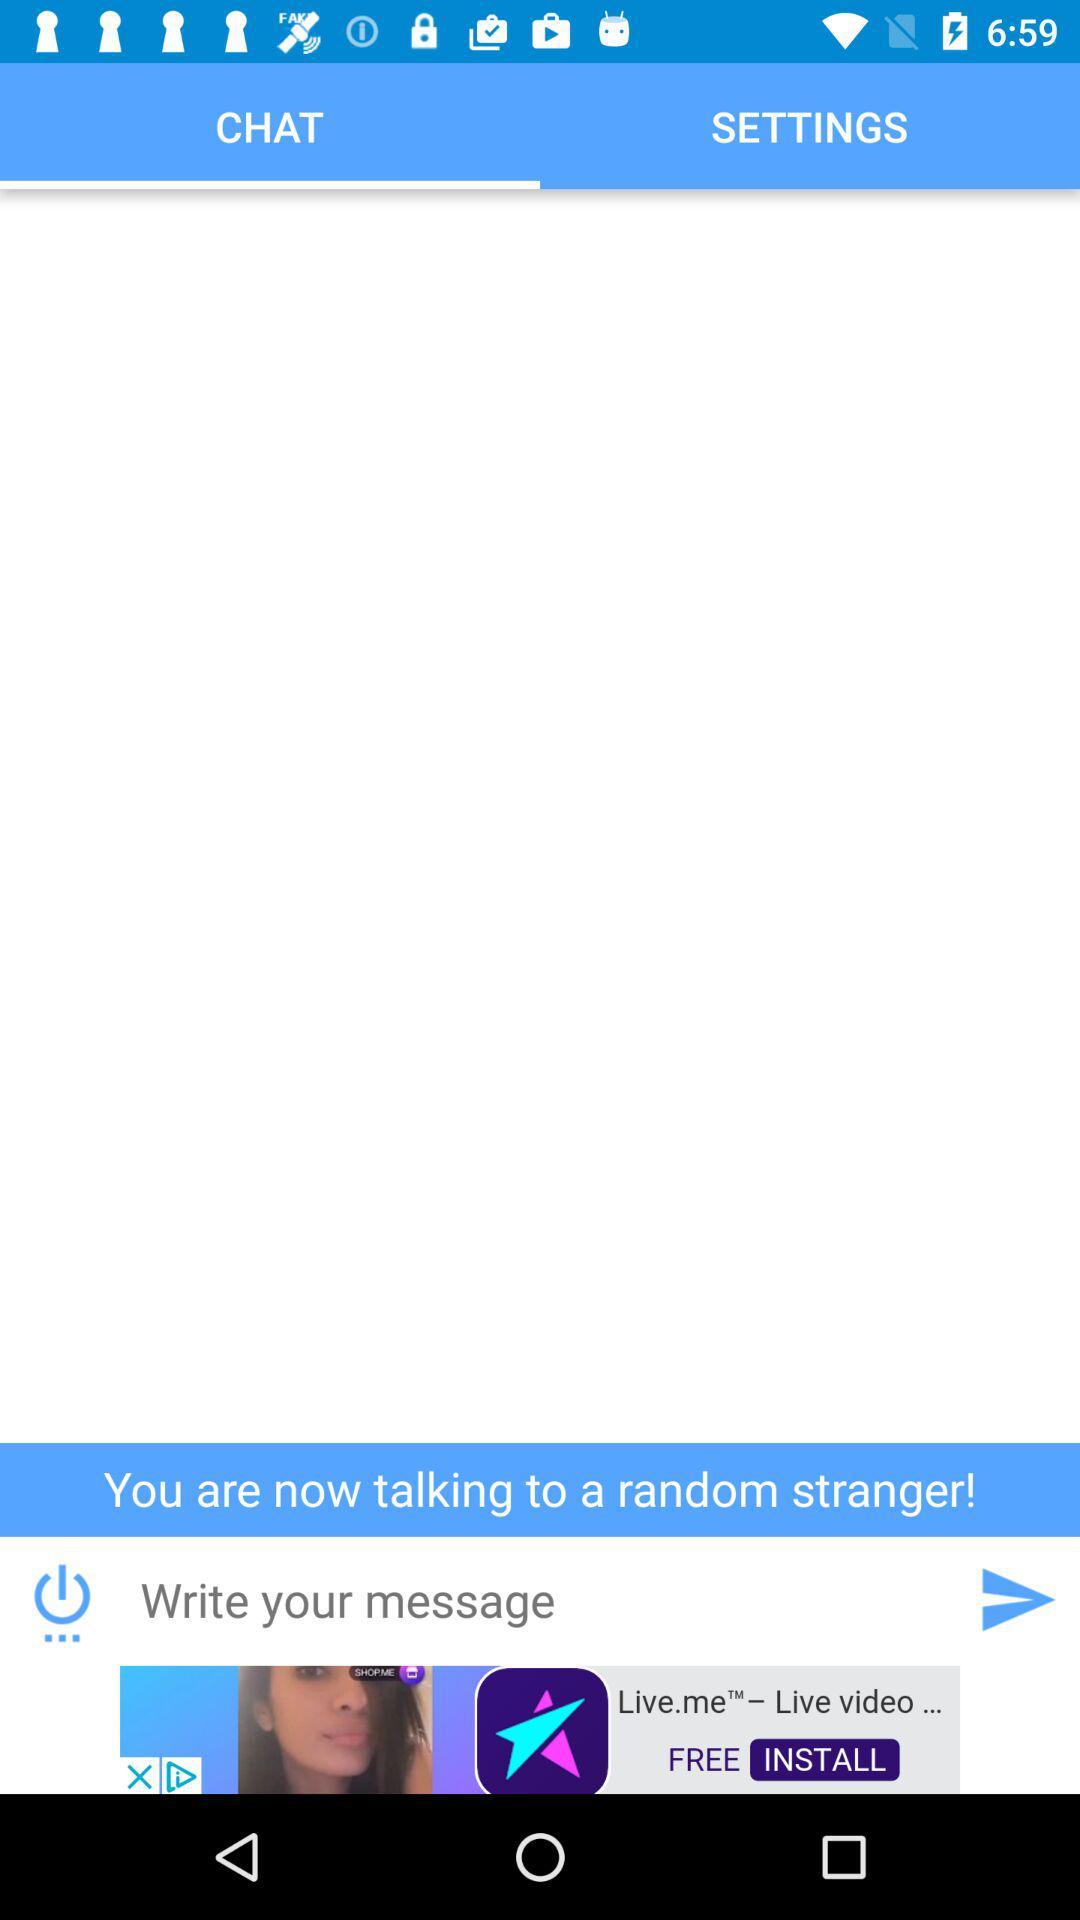  Describe the element at coordinates (540, 1727) in the screenshot. I see `bottom advertisement` at that location.